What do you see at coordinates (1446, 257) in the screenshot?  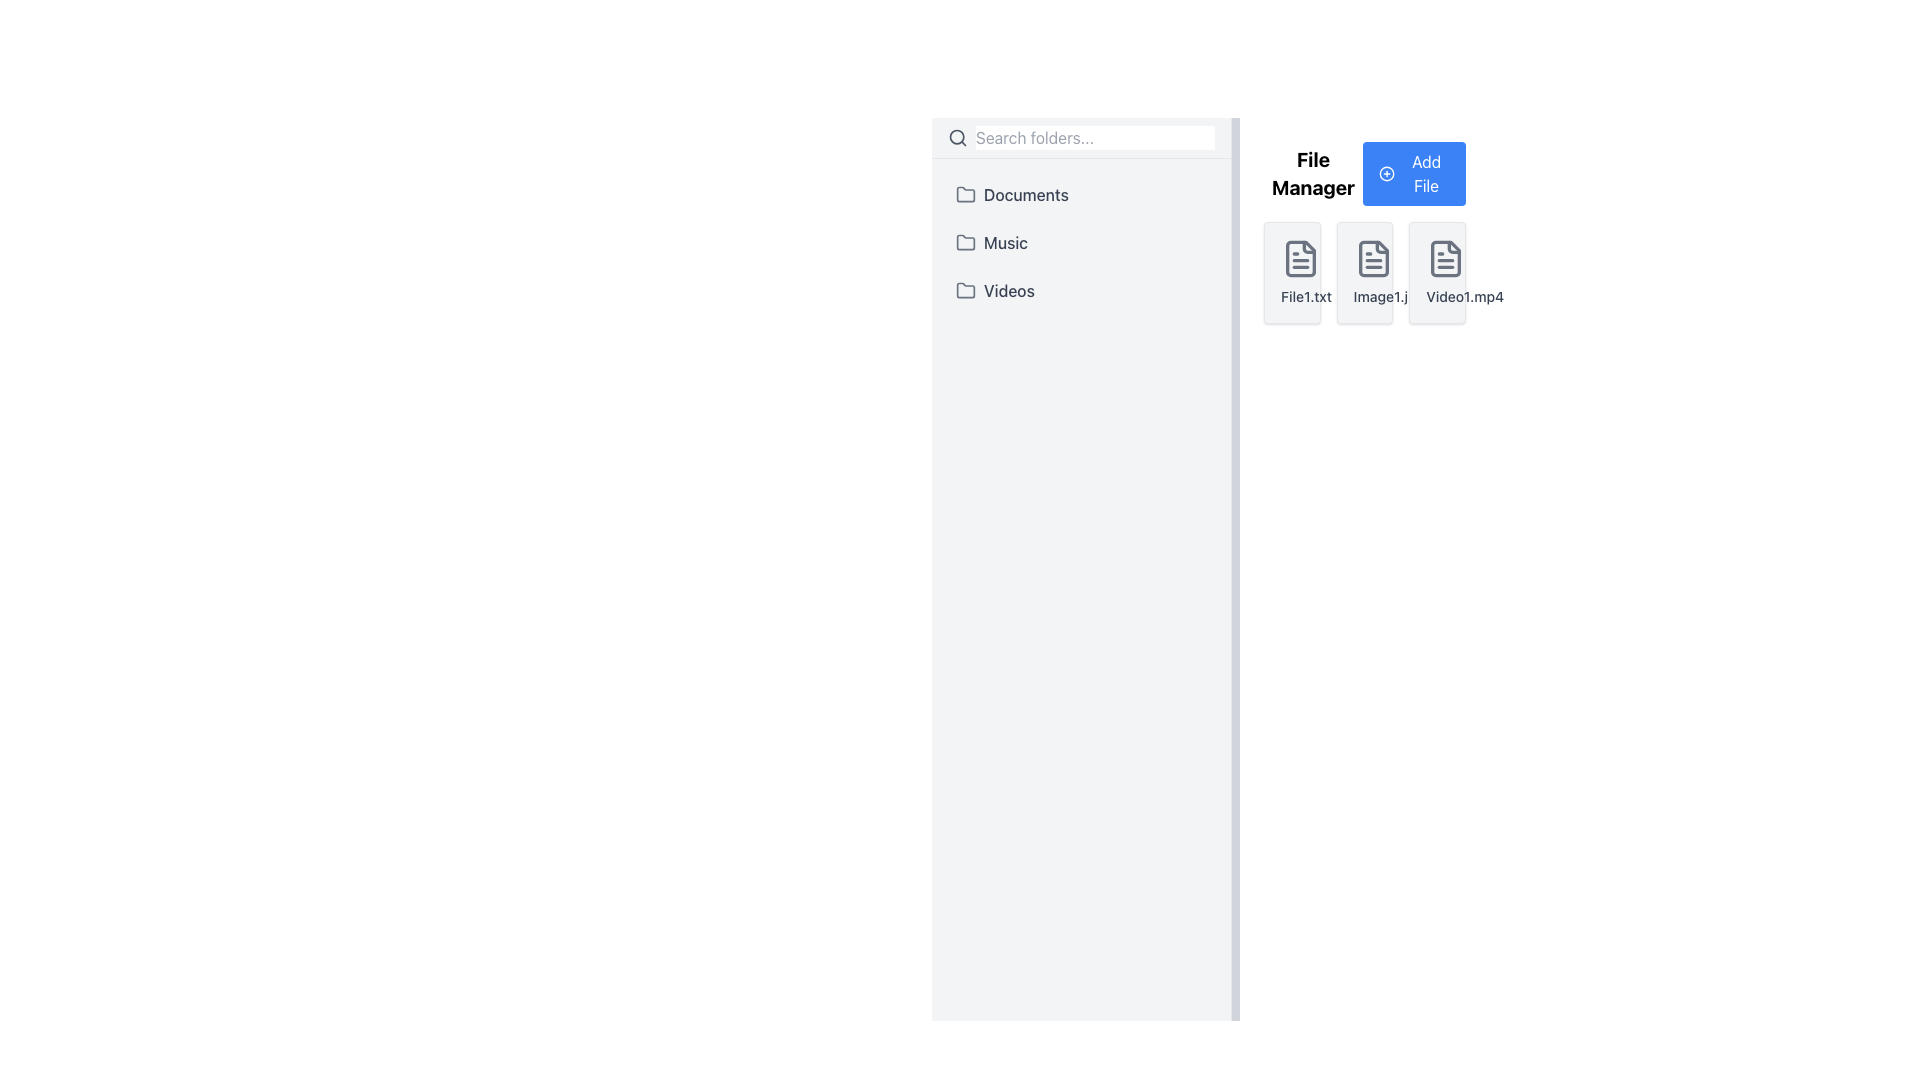 I see `the gray file icon representing the text-based file within the 'Video1.mp4' card` at bounding box center [1446, 257].